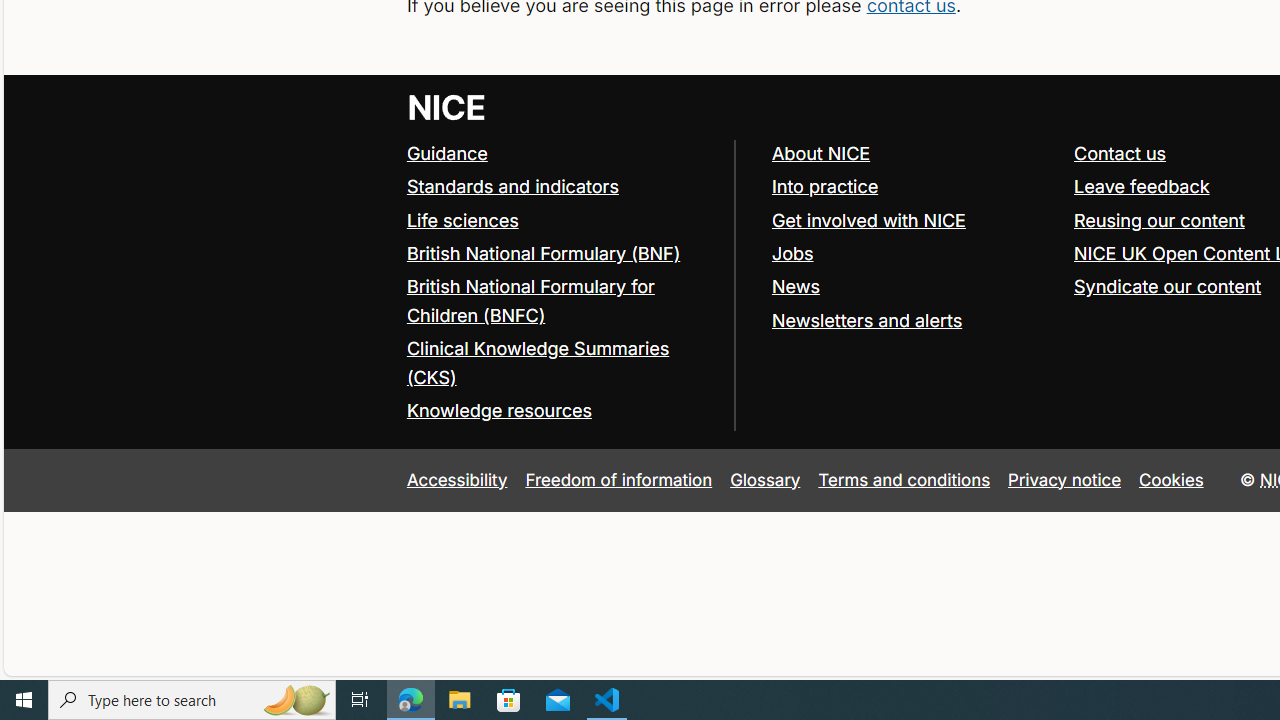 This screenshot has height=720, width=1280. What do you see at coordinates (868, 219) in the screenshot?
I see `'Get involved with NICE'` at bounding box center [868, 219].